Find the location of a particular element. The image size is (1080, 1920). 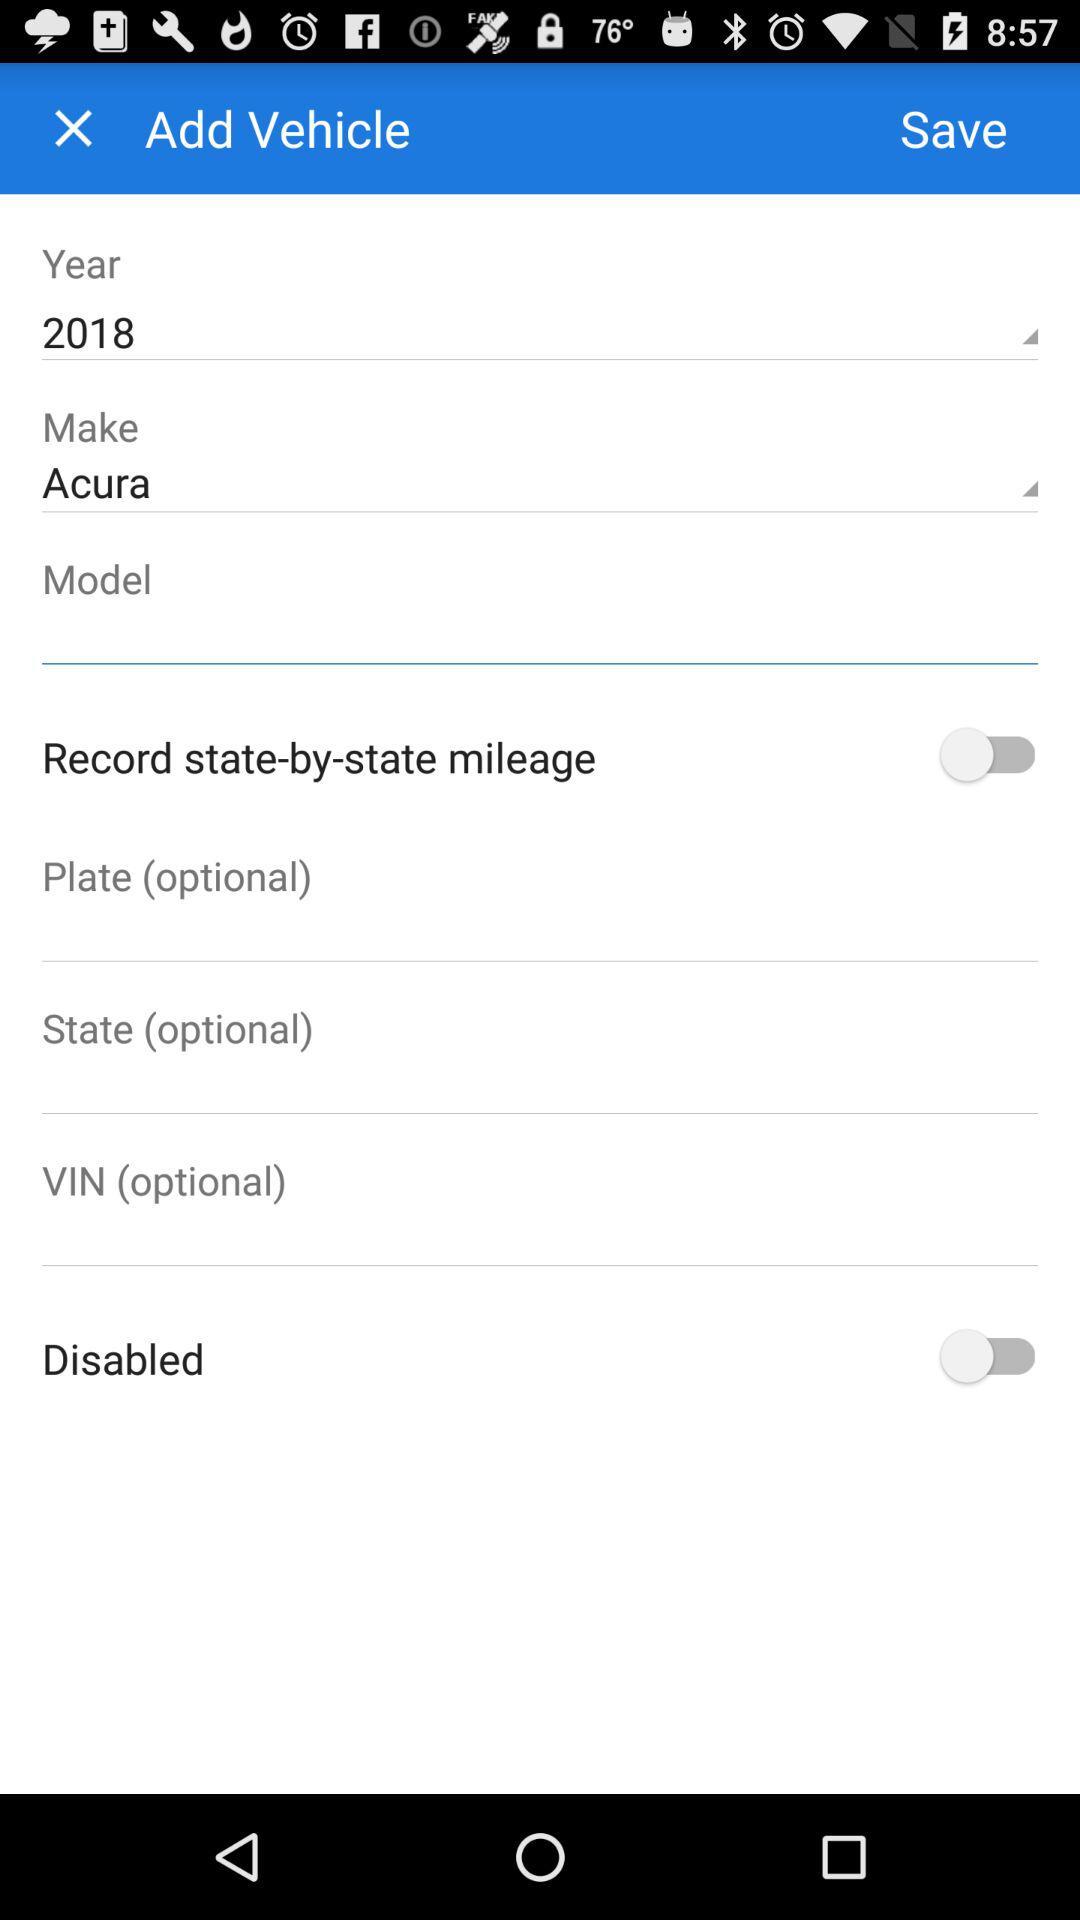

switch disable option is located at coordinates (984, 1358).